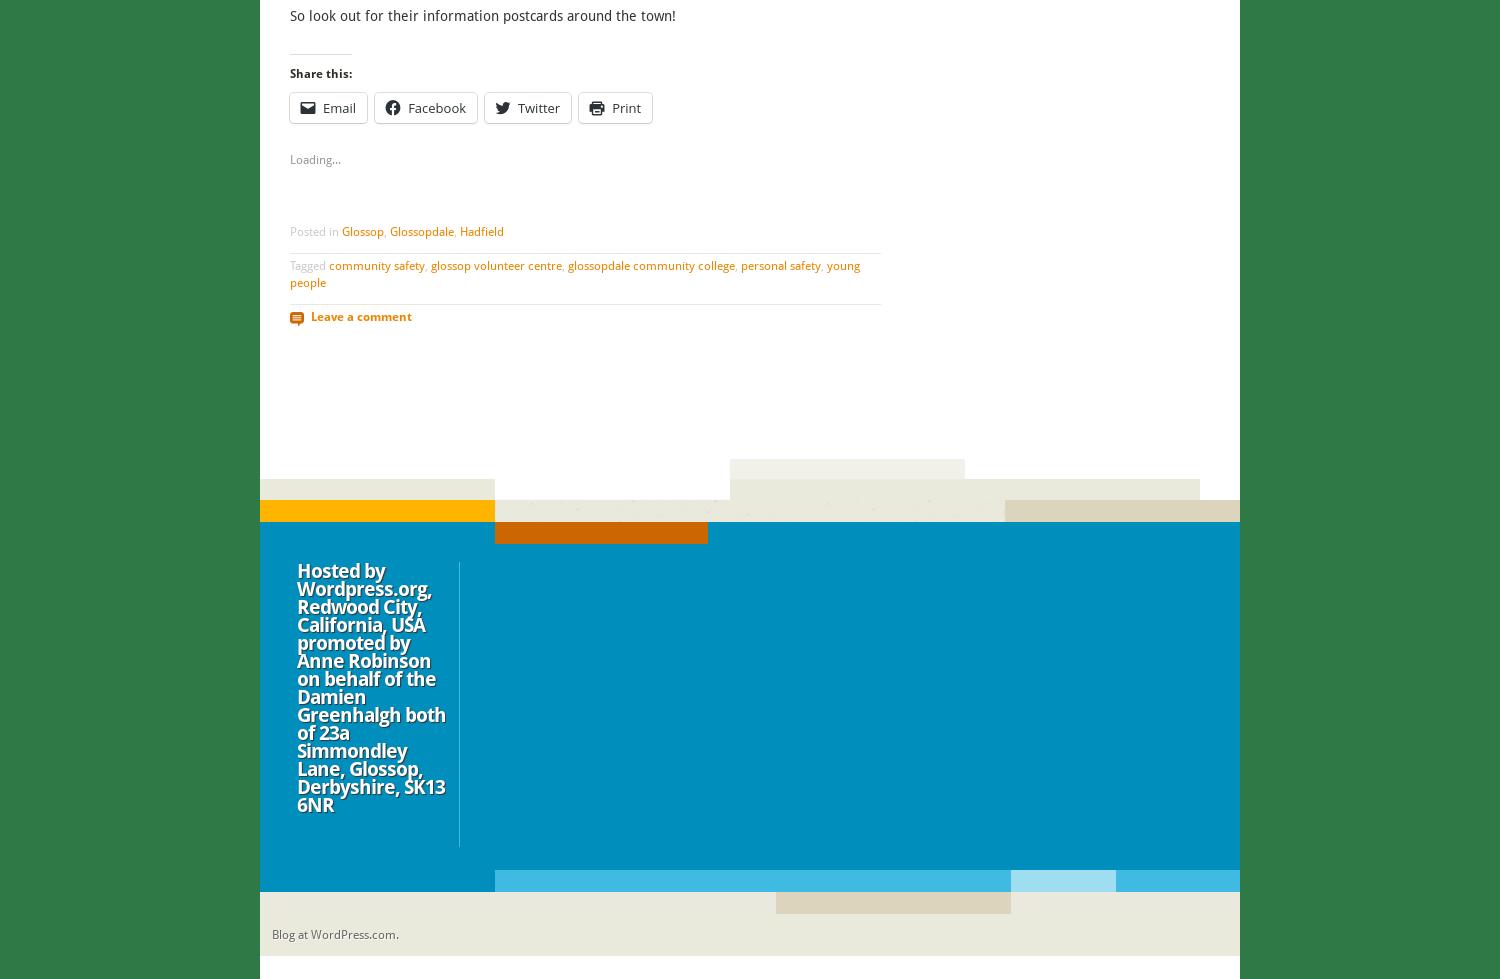  Describe the element at coordinates (334, 934) in the screenshot. I see `'Blog at WordPress.com.'` at that location.